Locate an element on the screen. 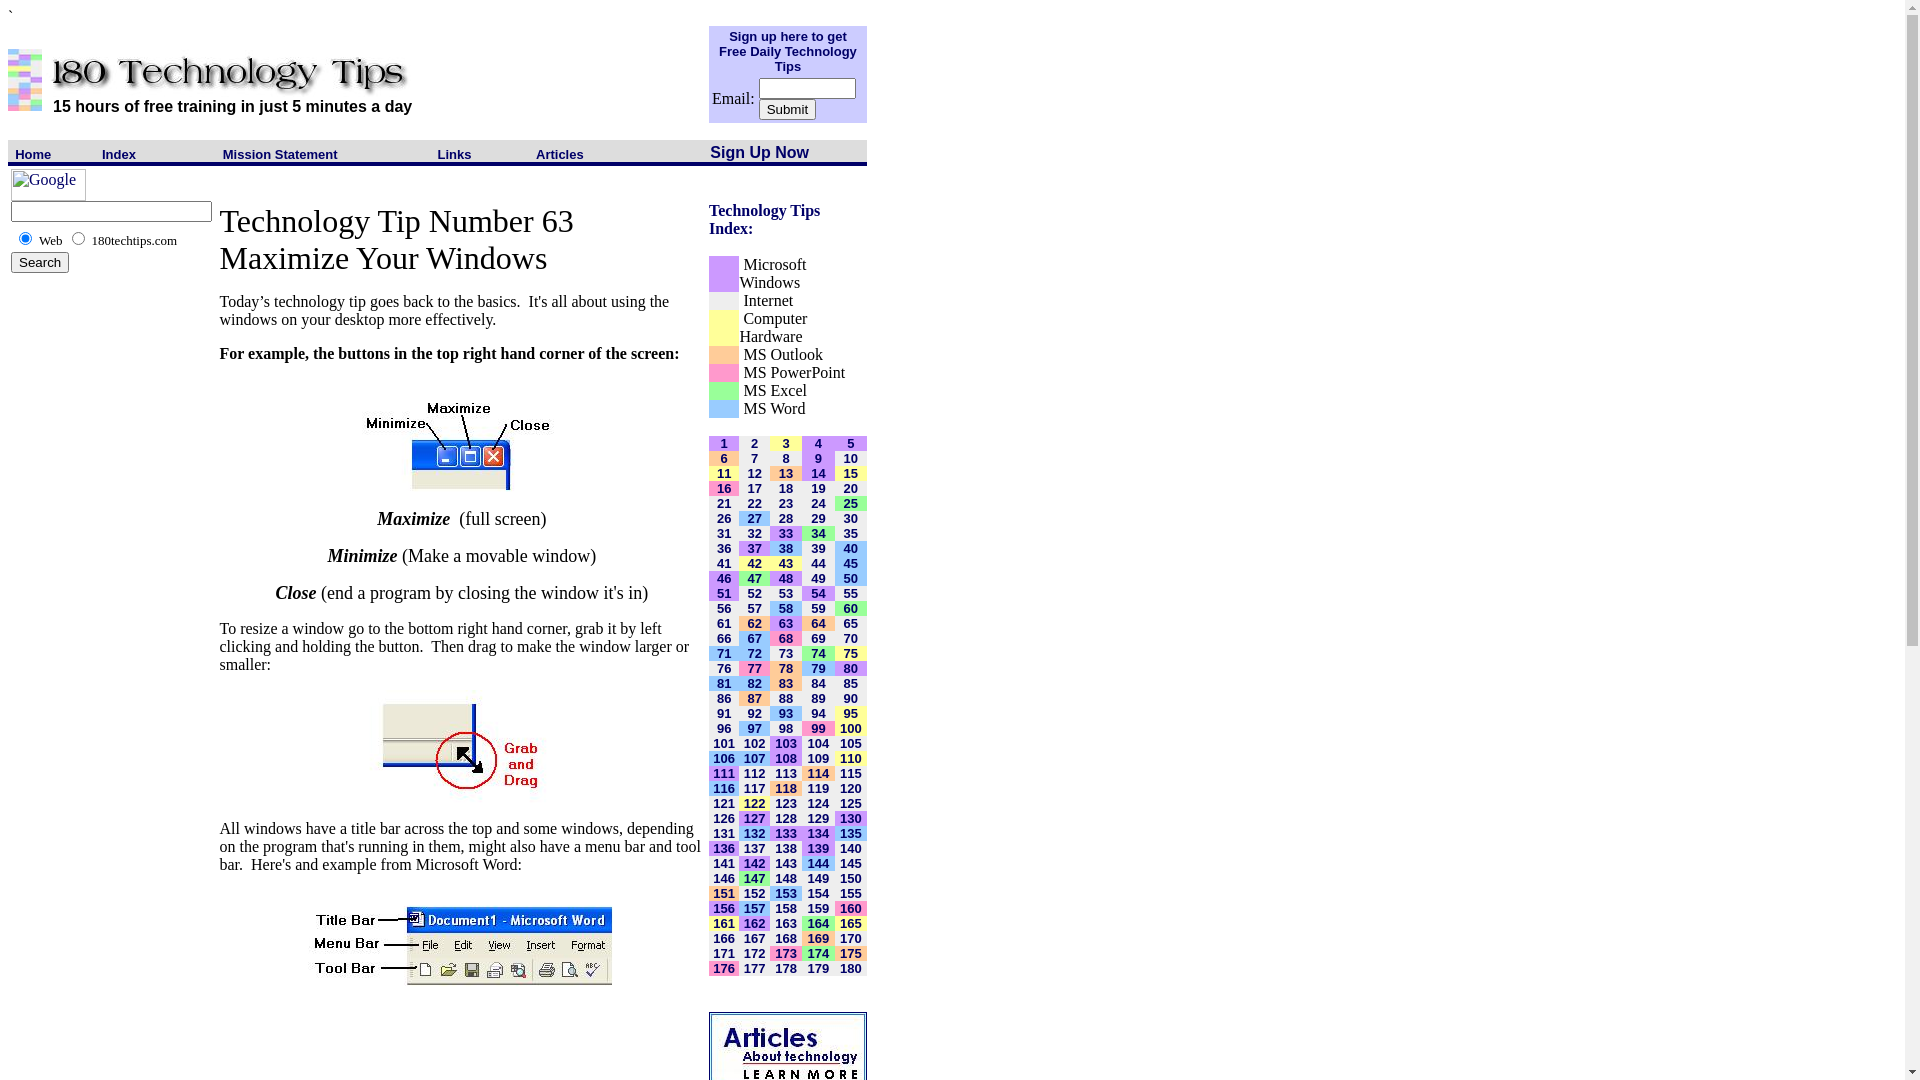  '154' is located at coordinates (819, 891).